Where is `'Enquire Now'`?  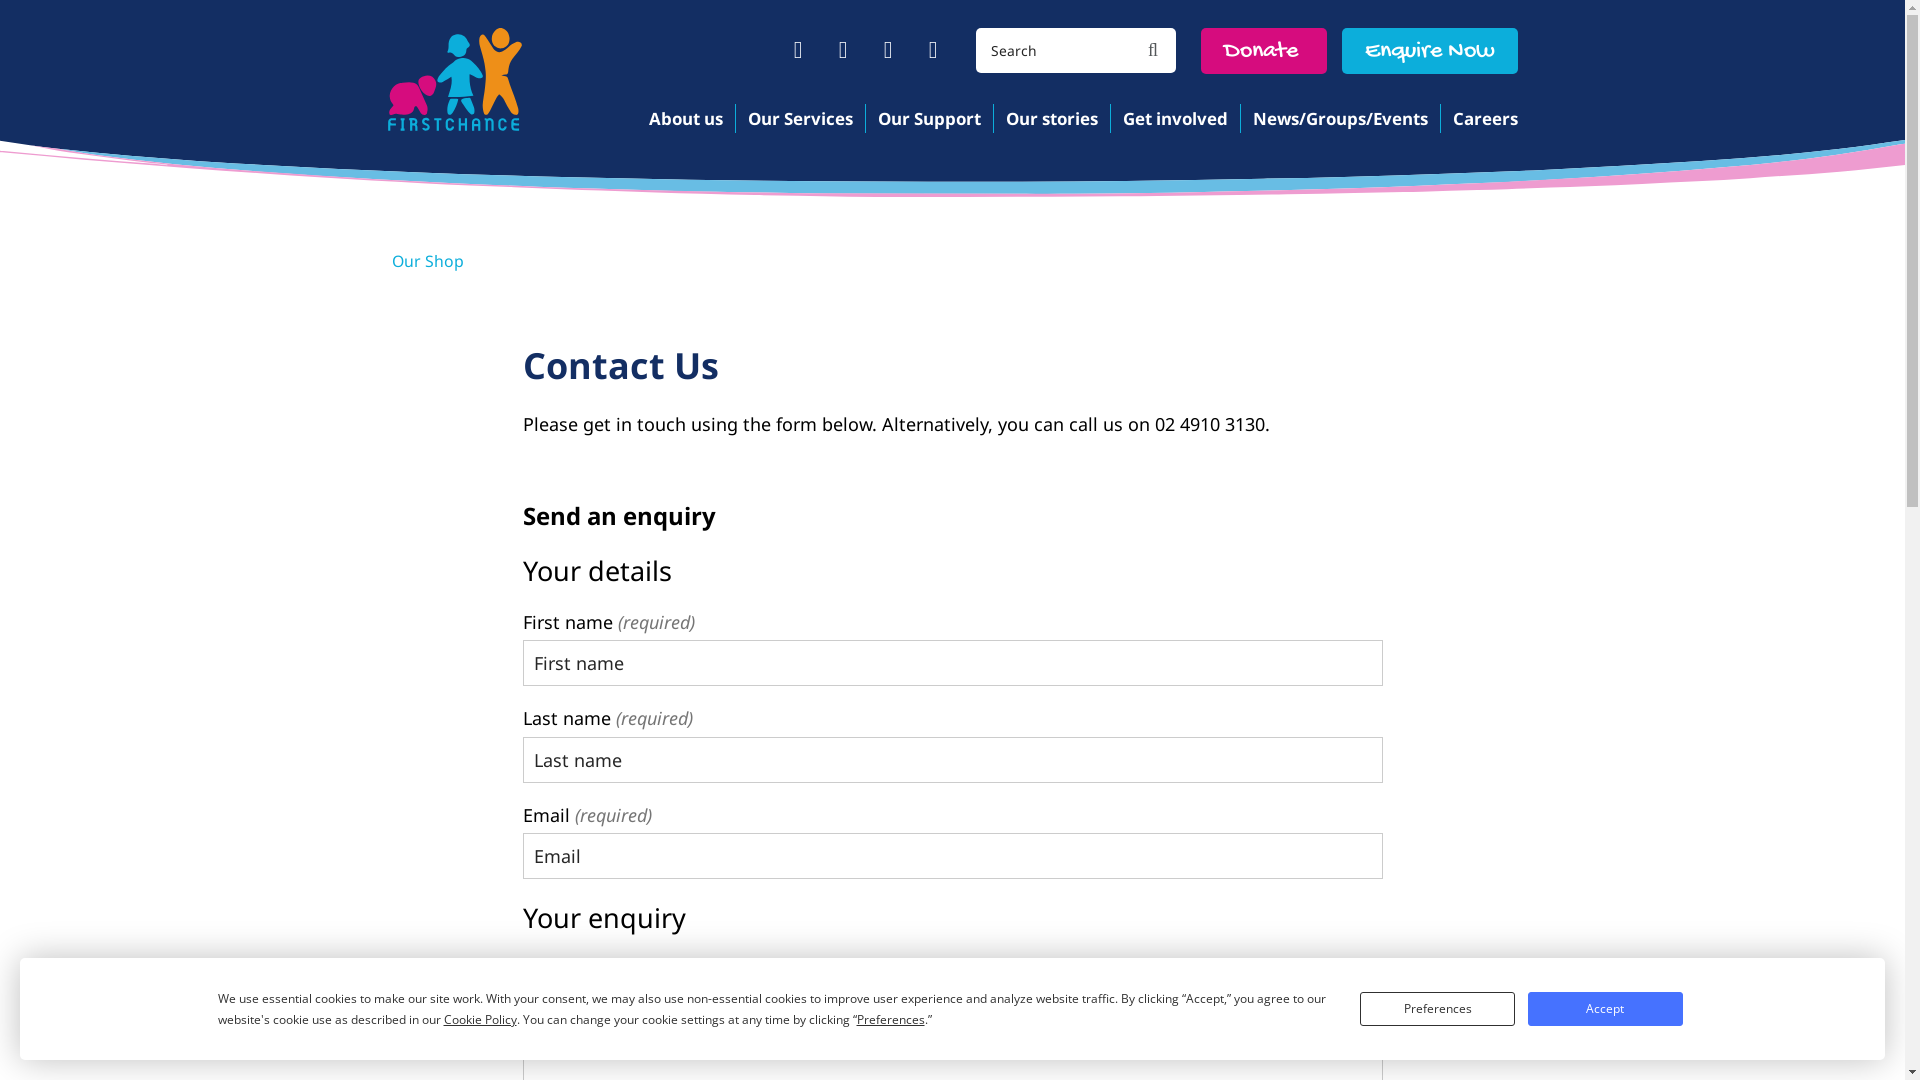 'Enquire Now' is located at coordinates (1429, 49).